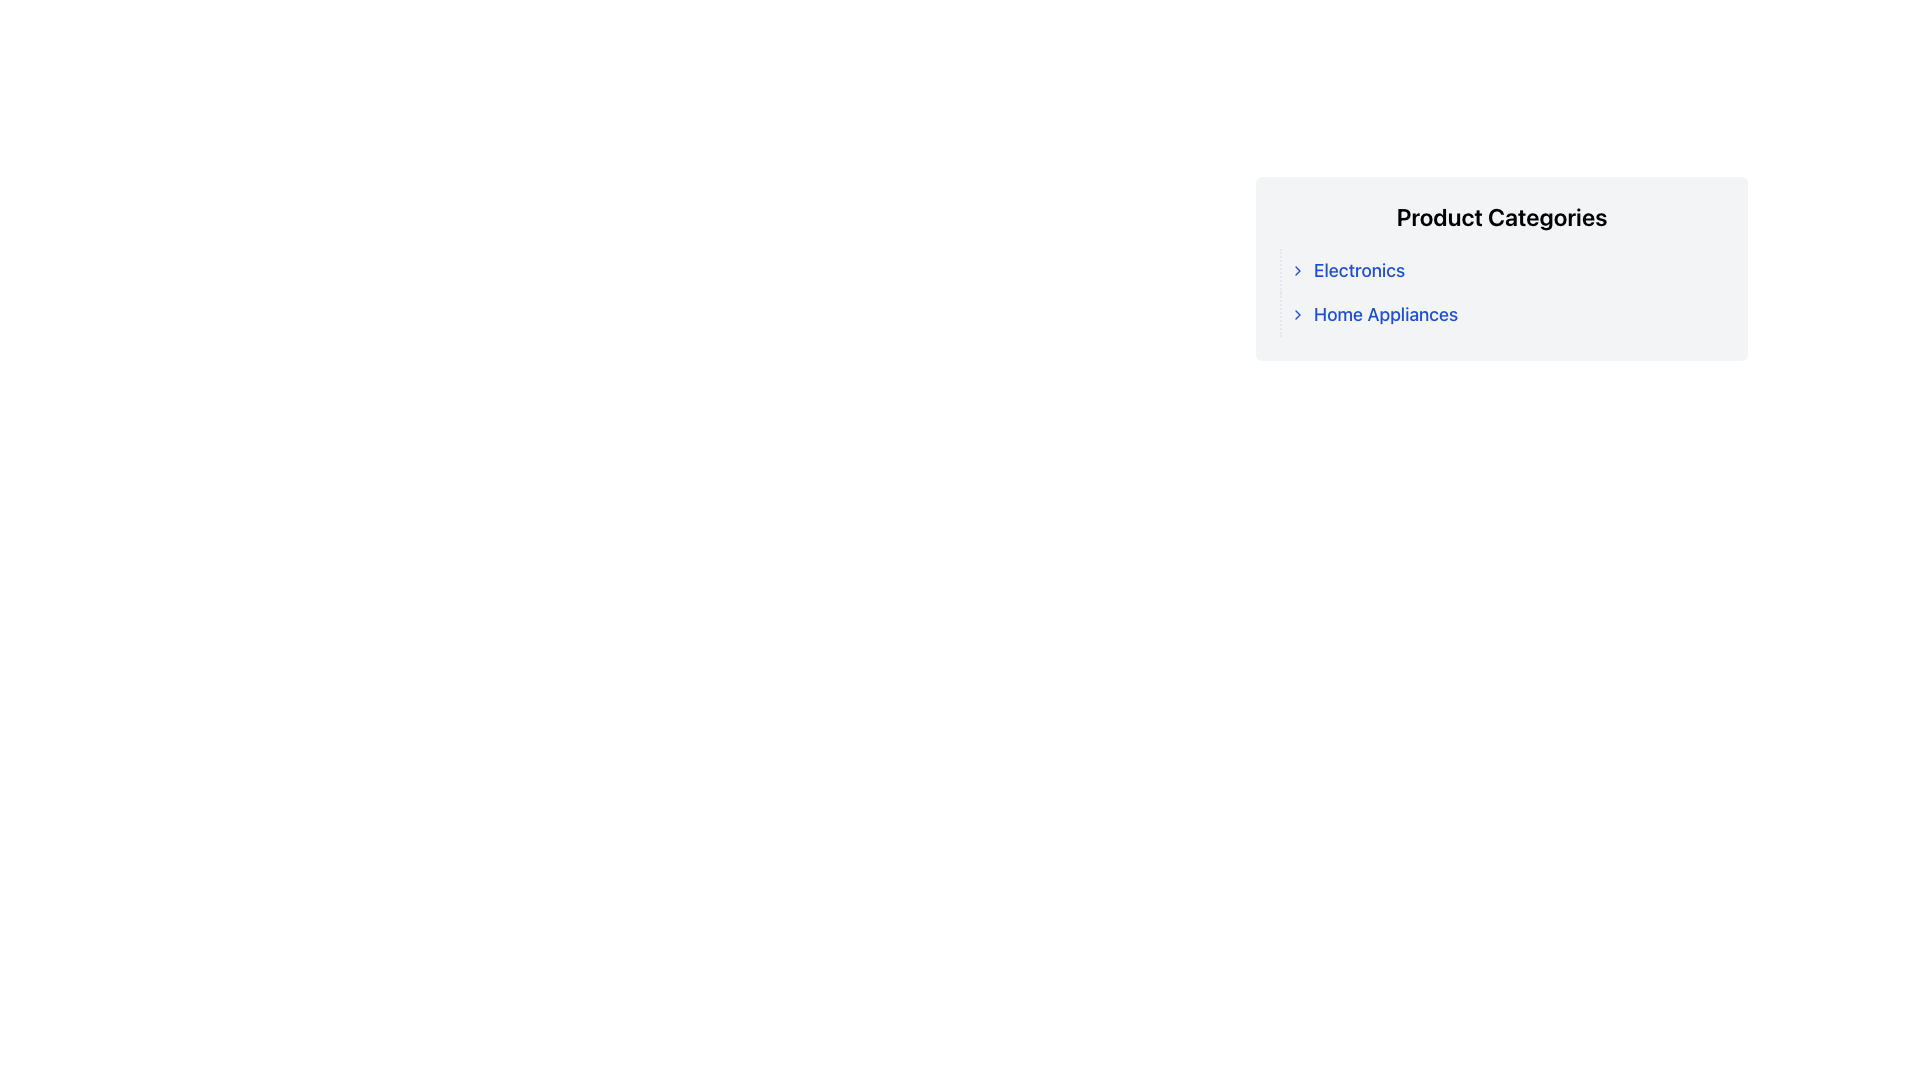 This screenshot has height=1080, width=1920. What do you see at coordinates (1297, 315) in the screenshot?
I see `the small, right-pointing chevron icon located to the left of the 'Home Appliances' text` at bounding box center [1297, 315].